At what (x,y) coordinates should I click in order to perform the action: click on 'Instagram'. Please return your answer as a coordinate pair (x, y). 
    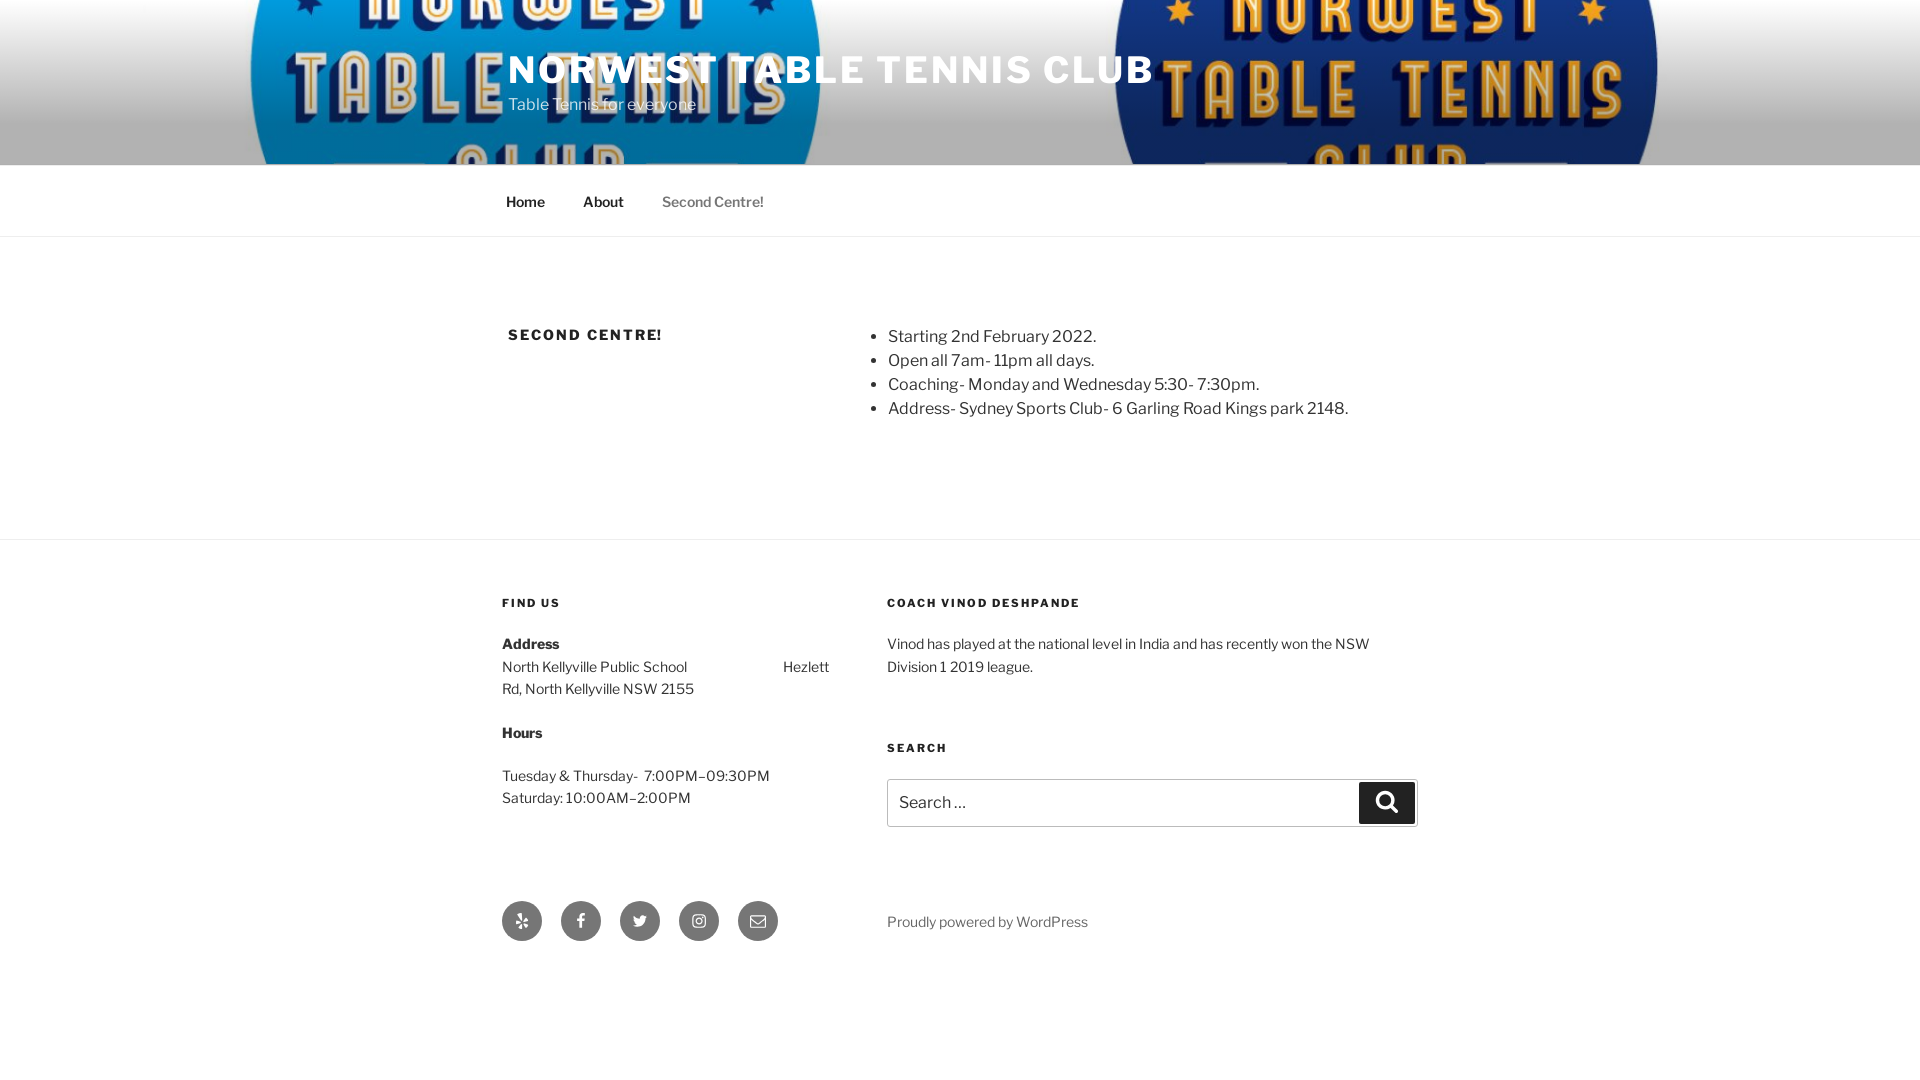
    Looking at the image, I should click on (699, 921).